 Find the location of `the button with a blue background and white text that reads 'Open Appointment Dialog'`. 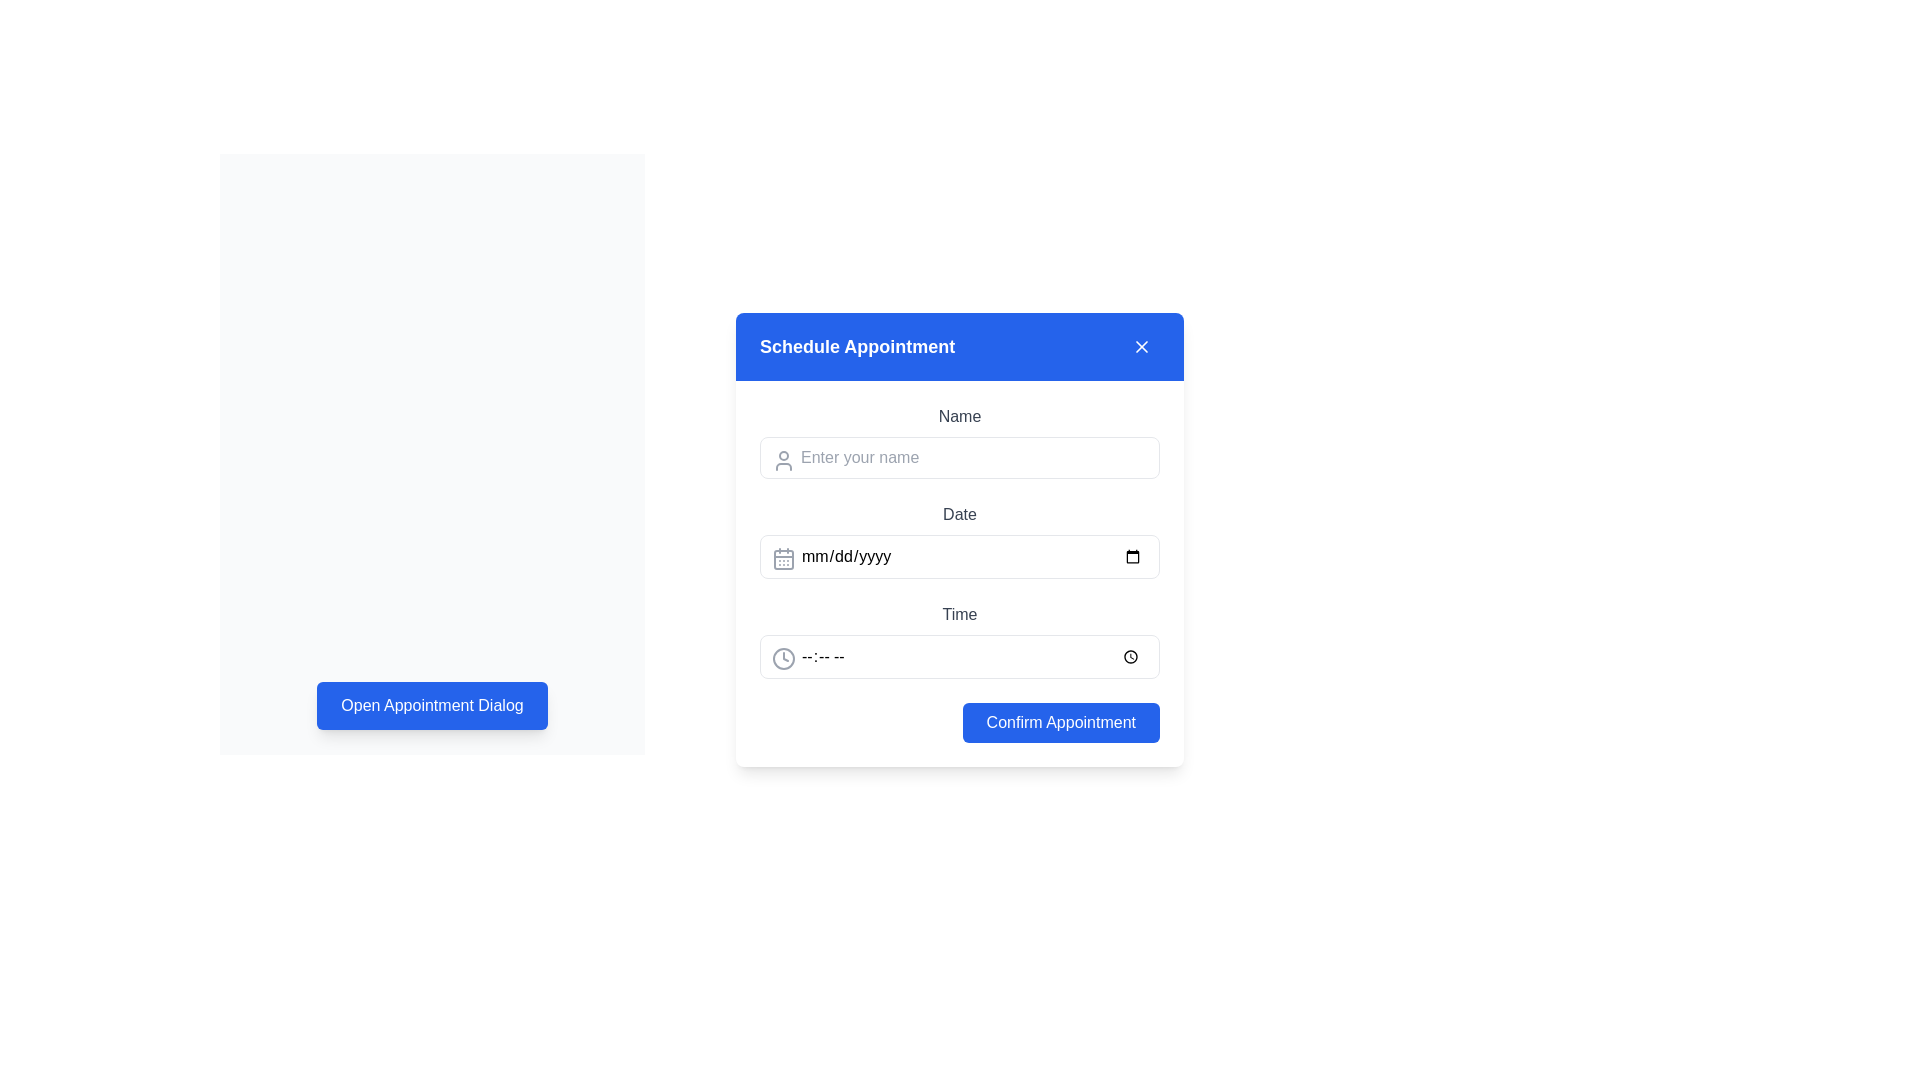

the button with a blue background and white text that reads 'Open Appointment Dialog' is located at coordinates (431, 704).